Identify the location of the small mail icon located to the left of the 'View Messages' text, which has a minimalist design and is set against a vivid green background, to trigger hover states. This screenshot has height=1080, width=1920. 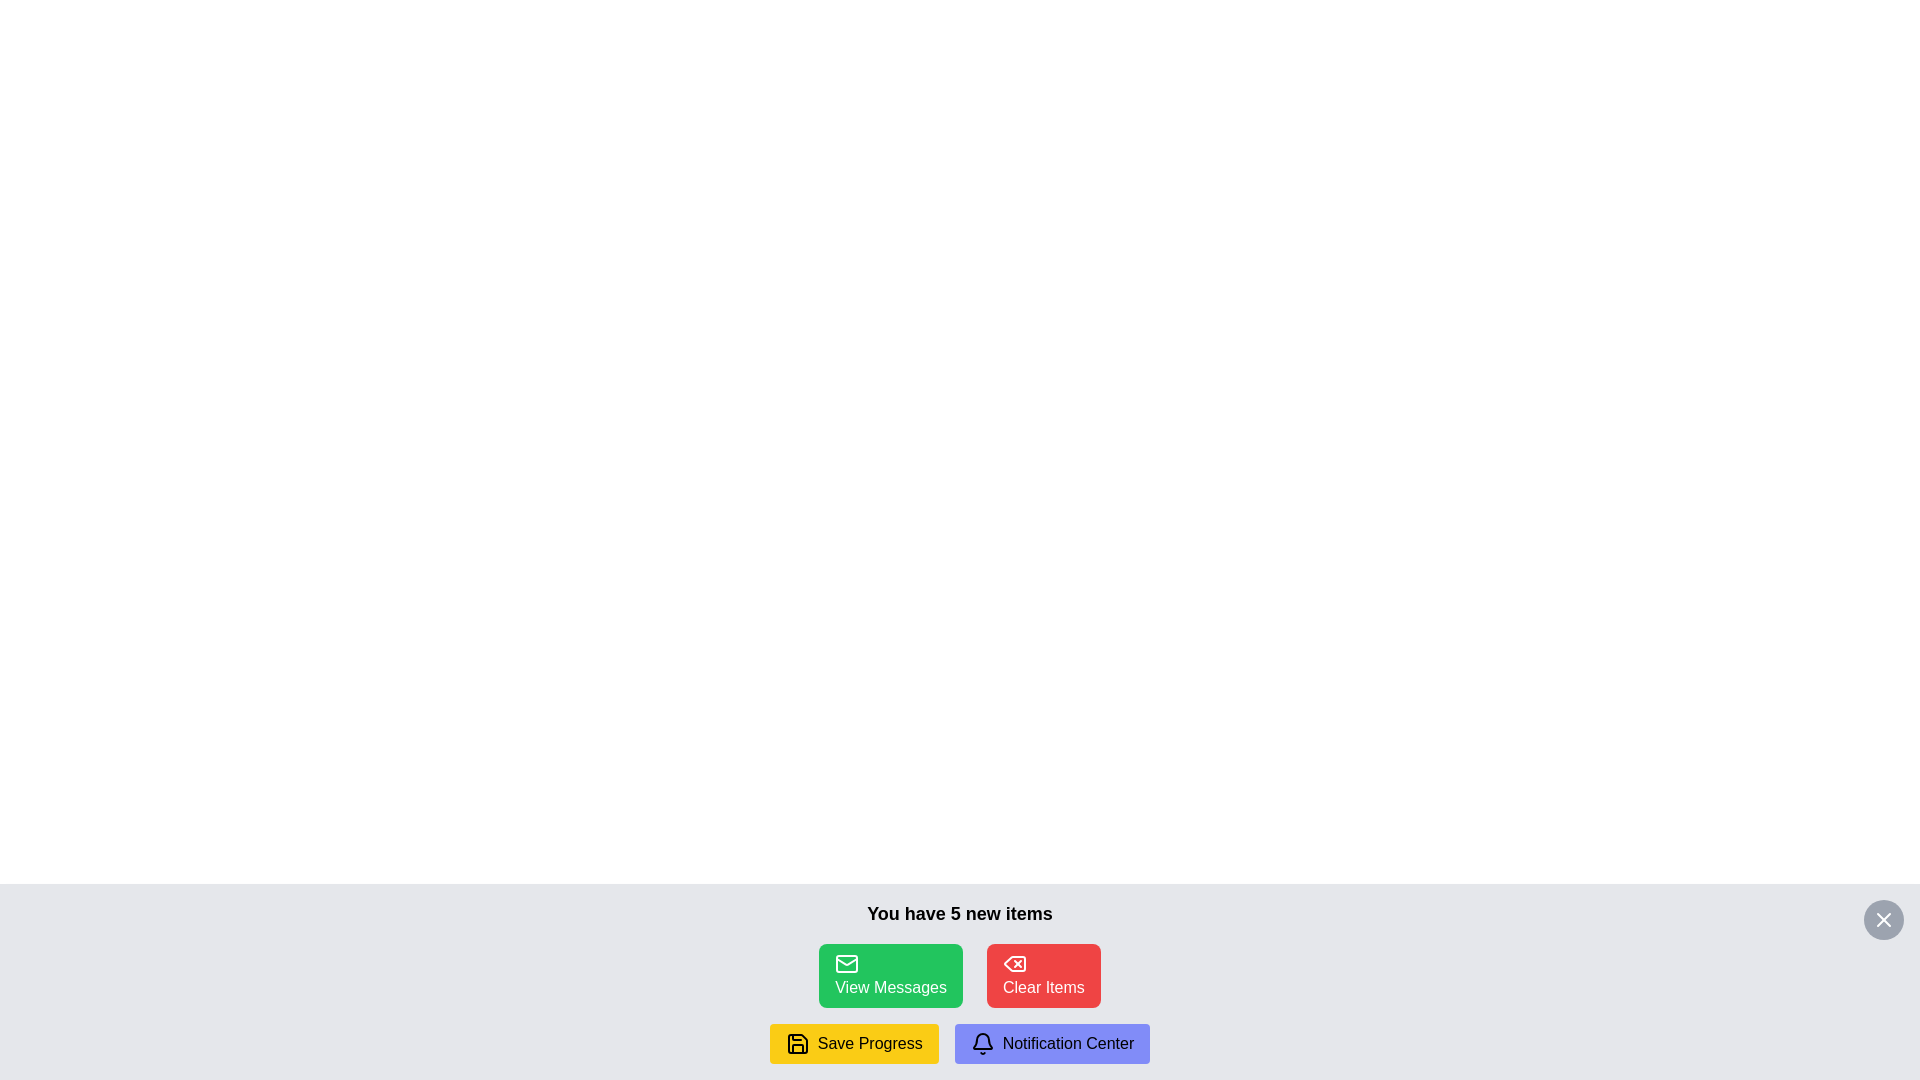
(847, 963).